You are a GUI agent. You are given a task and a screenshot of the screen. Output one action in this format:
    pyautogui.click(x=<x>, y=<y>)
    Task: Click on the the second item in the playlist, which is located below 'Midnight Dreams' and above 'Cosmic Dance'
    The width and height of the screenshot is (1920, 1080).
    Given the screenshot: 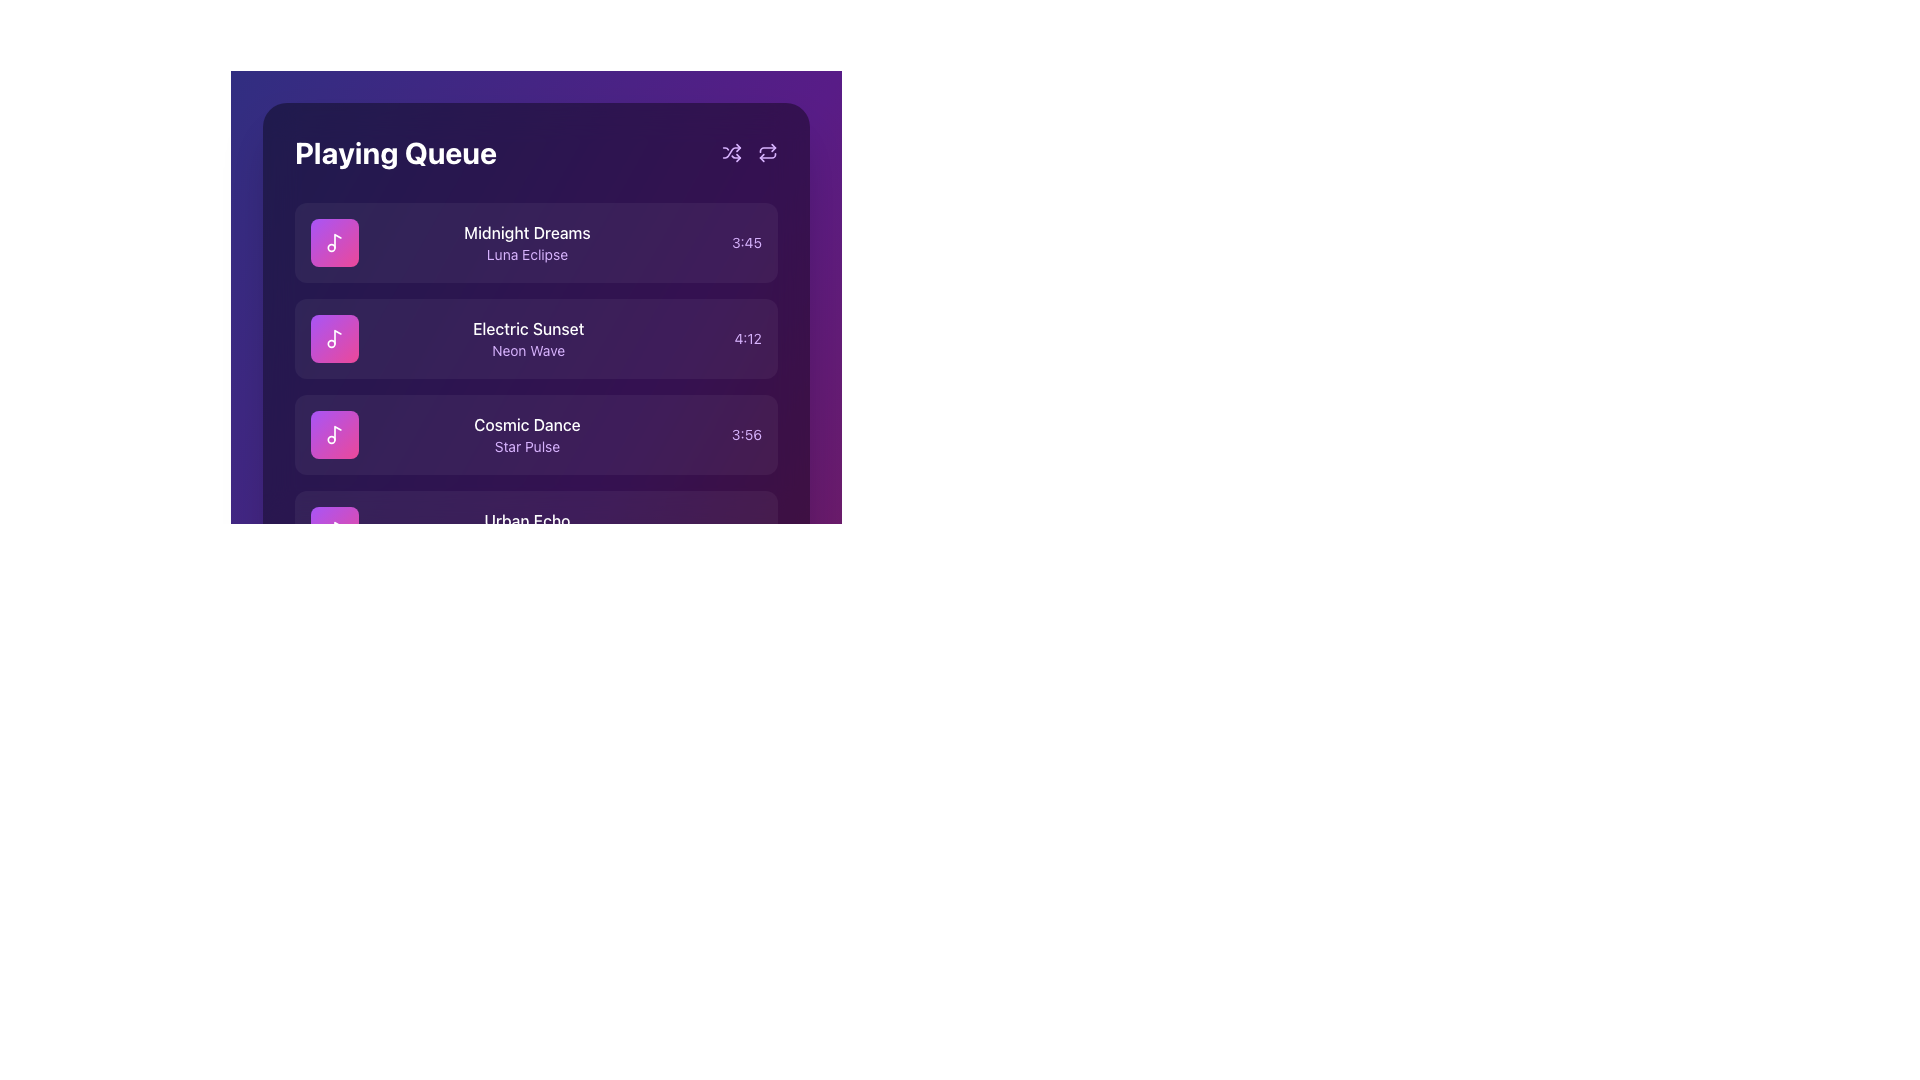 What is the action you would take?
    pyautogui.click(x=536, y=338)
    